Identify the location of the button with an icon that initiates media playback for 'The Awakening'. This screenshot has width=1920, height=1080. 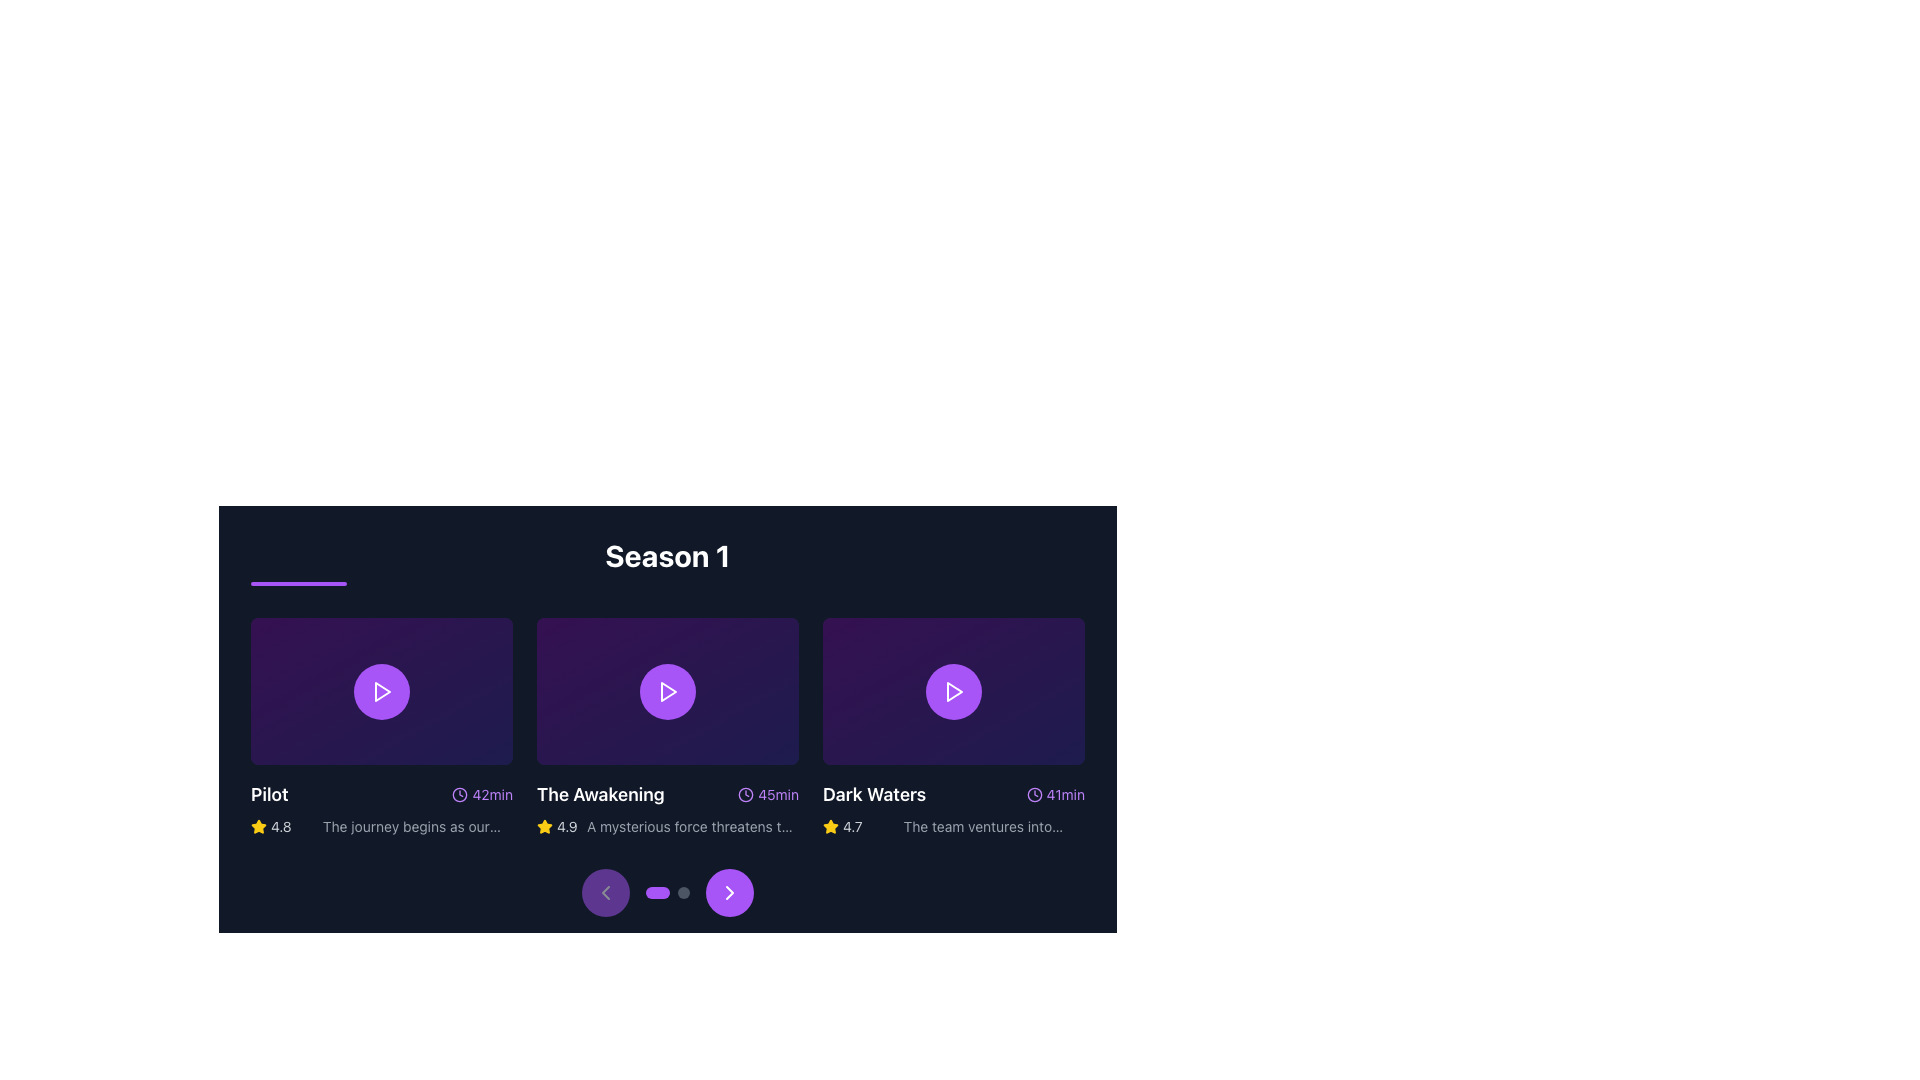
(667, 689).